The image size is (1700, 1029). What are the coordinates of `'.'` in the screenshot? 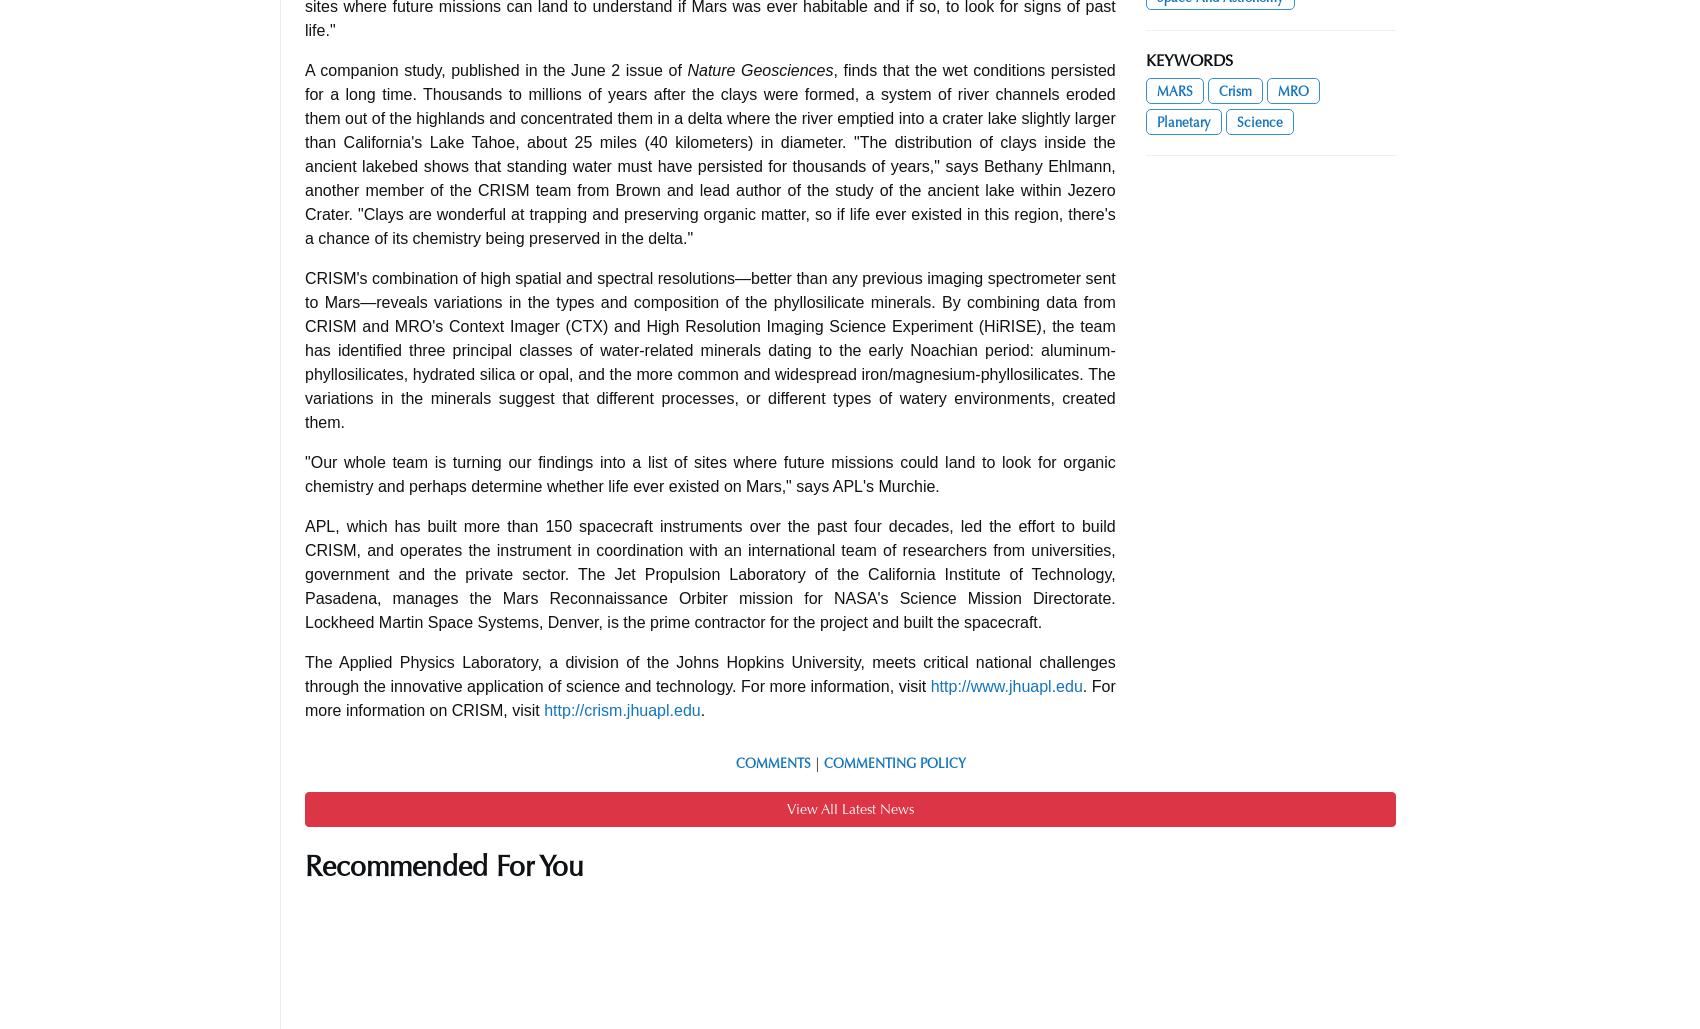 It's located at (702, 708).